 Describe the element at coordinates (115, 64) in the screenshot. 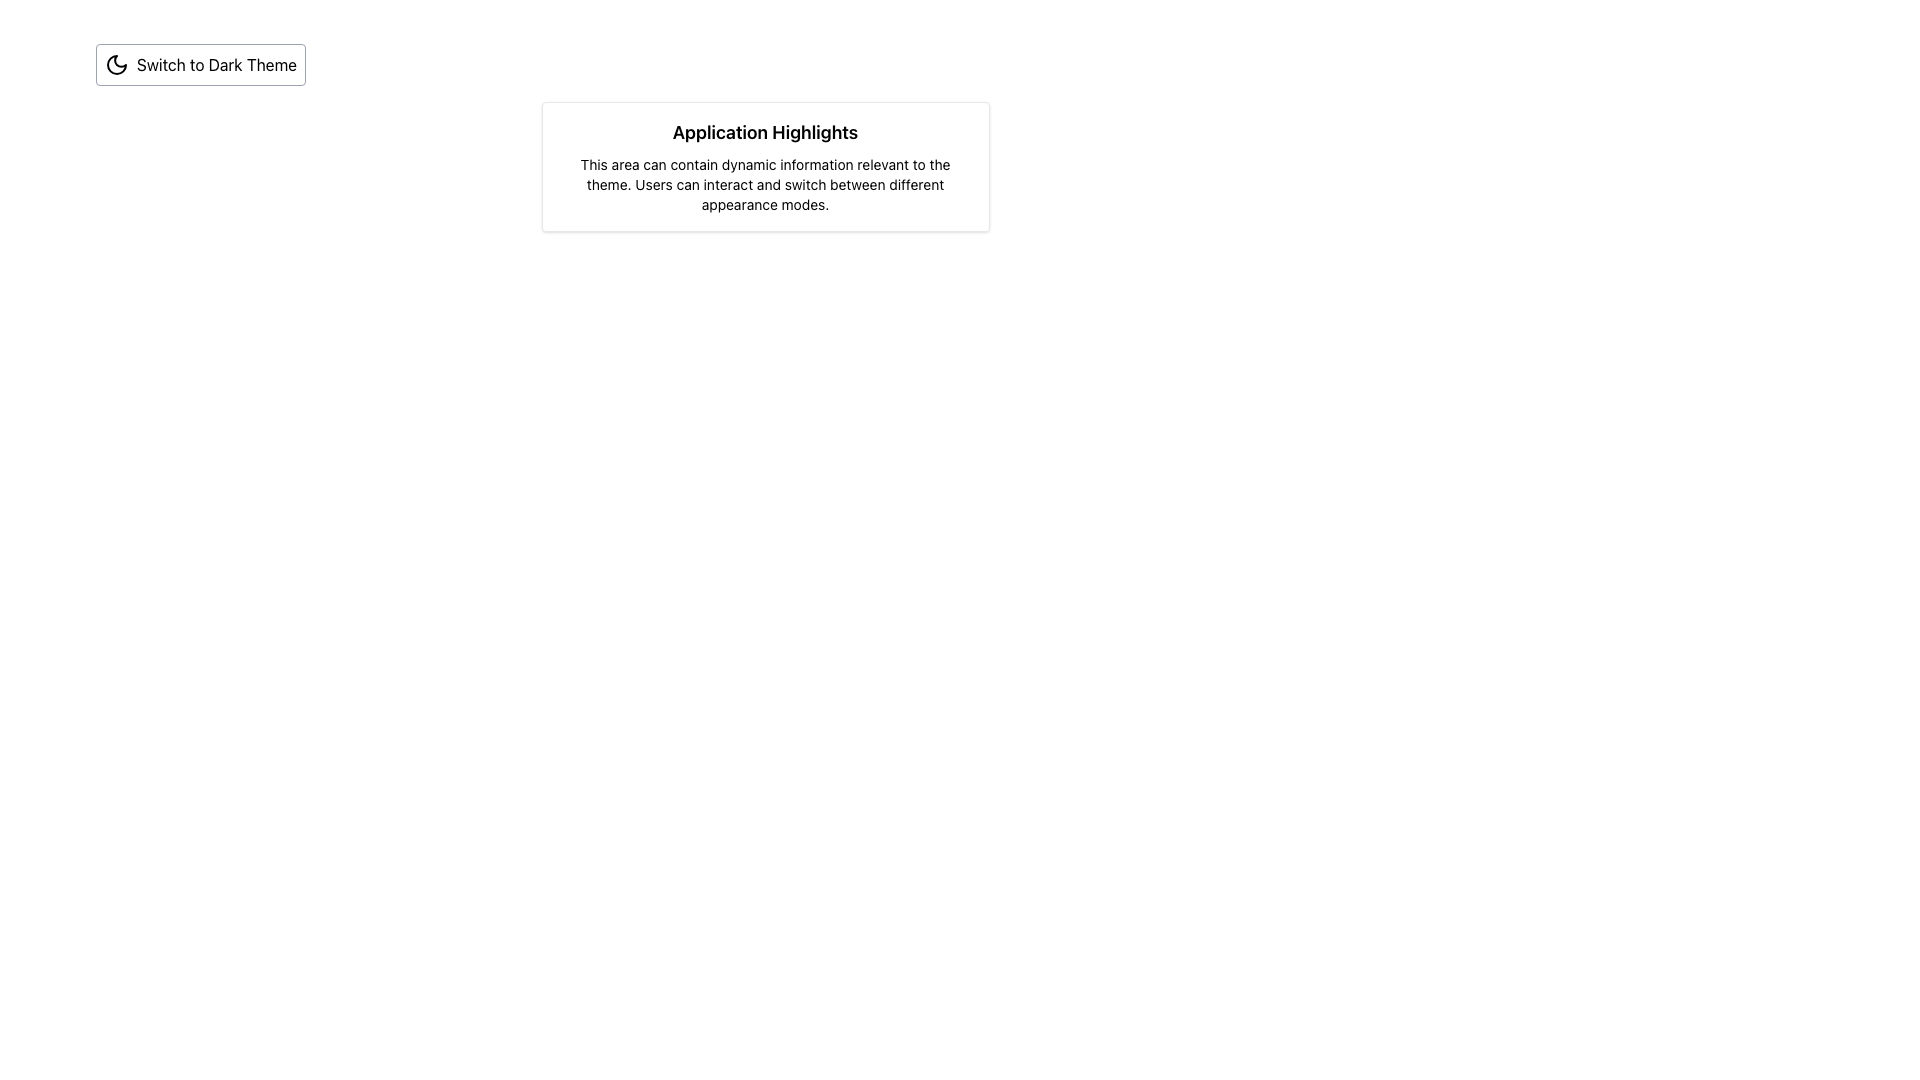

I see `the inner crescent shape of the crescent moon icon, which is located directly` at that location.